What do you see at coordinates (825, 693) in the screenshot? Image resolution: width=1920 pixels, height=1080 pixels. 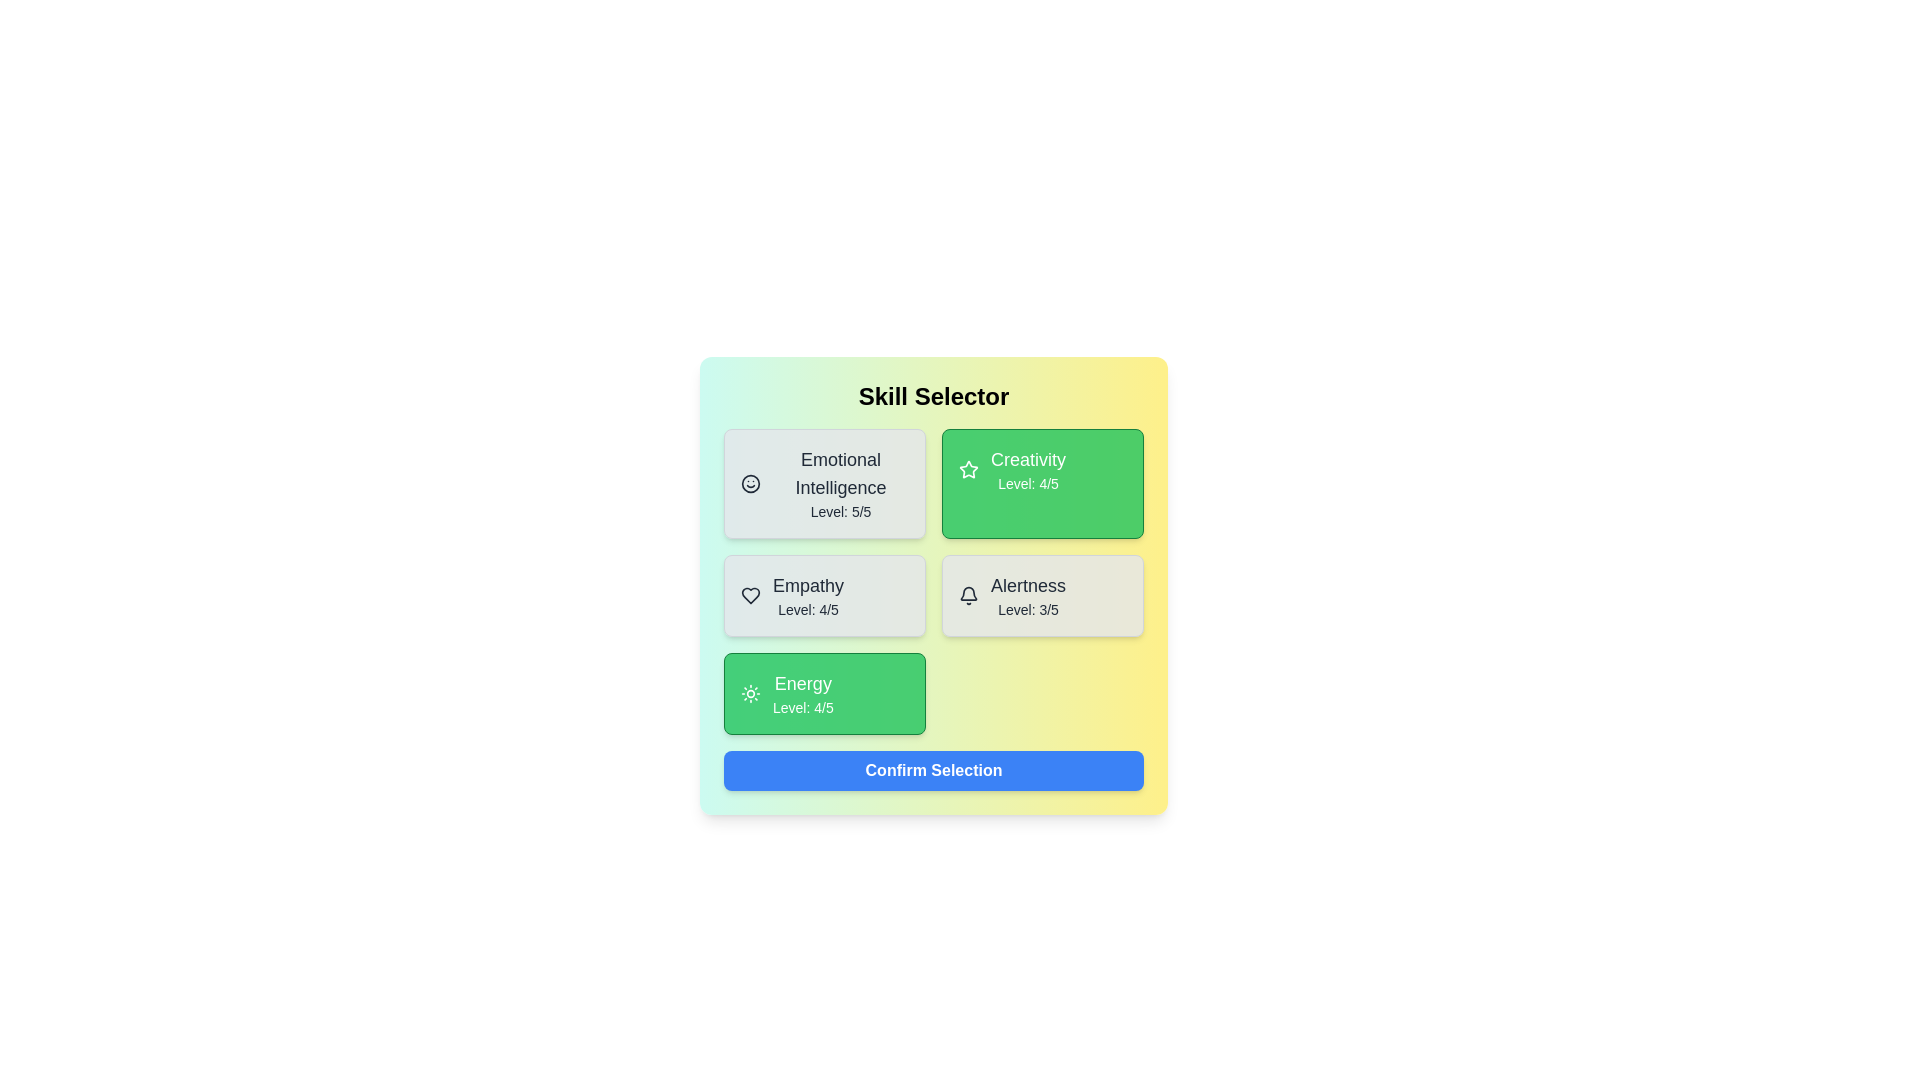 I see `the skill card identified by Energy` at bounding box center [825, 693].